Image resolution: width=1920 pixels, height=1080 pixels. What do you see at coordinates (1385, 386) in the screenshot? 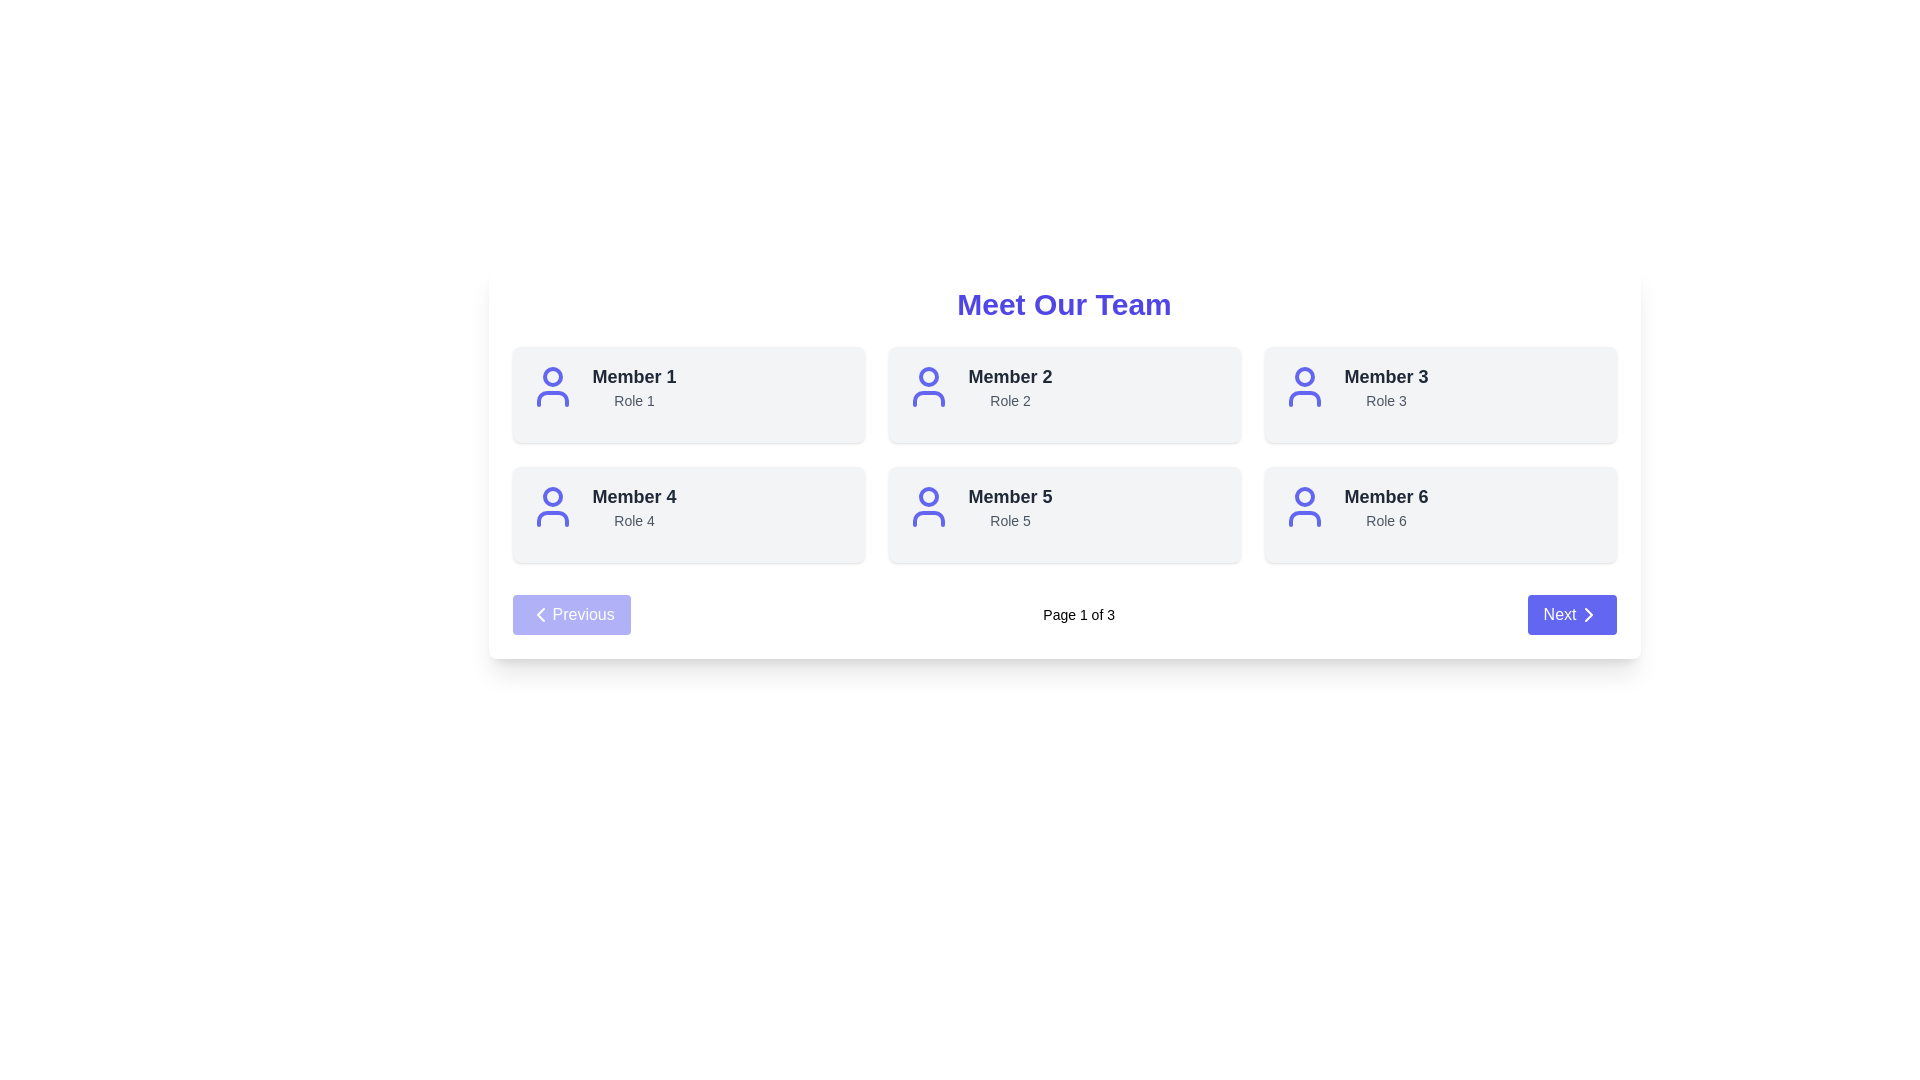
I see `text content of the informational label displaying a member's title and role, located in the top right cell of the grid layout` at bounding box center [1385, 386].